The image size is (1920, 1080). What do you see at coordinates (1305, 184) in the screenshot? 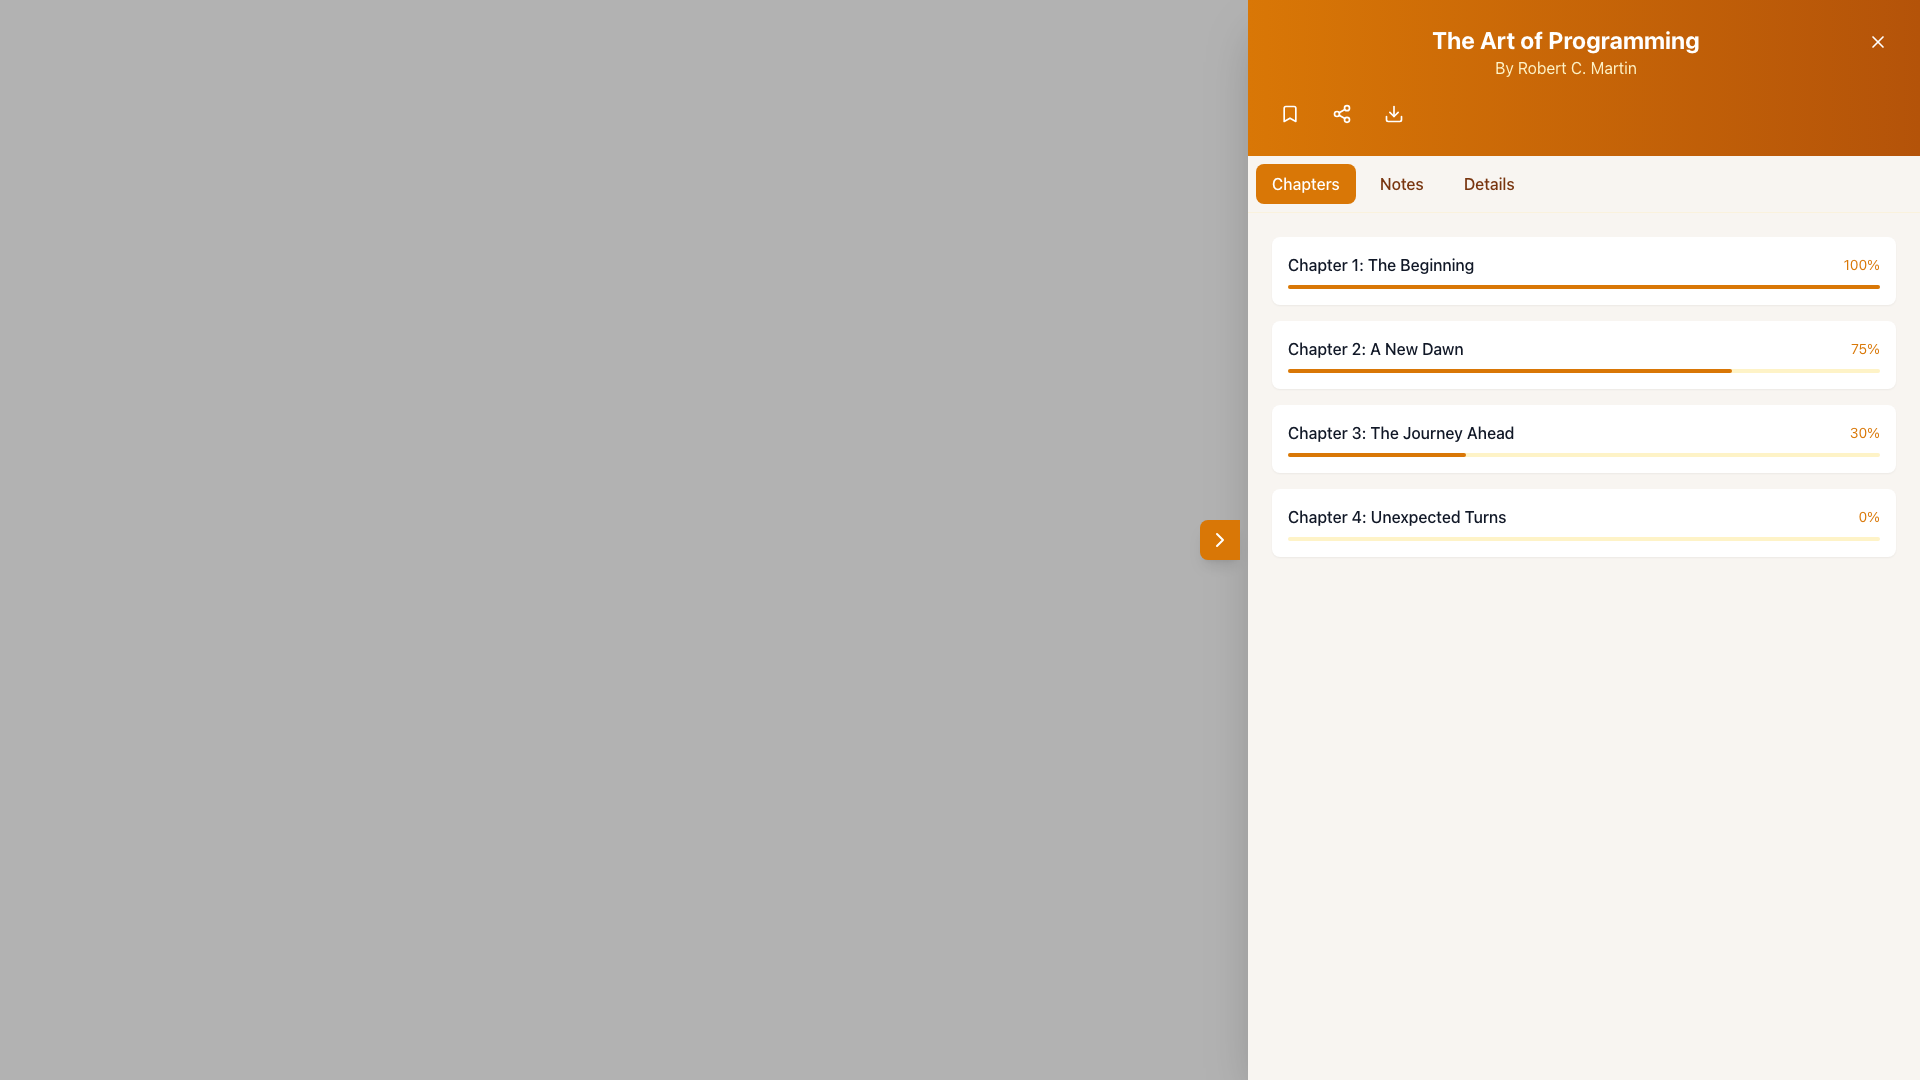
I see `the 'Chapters' navigation button located near the top of the right panel of the page` at bounding box center [1305, 184].